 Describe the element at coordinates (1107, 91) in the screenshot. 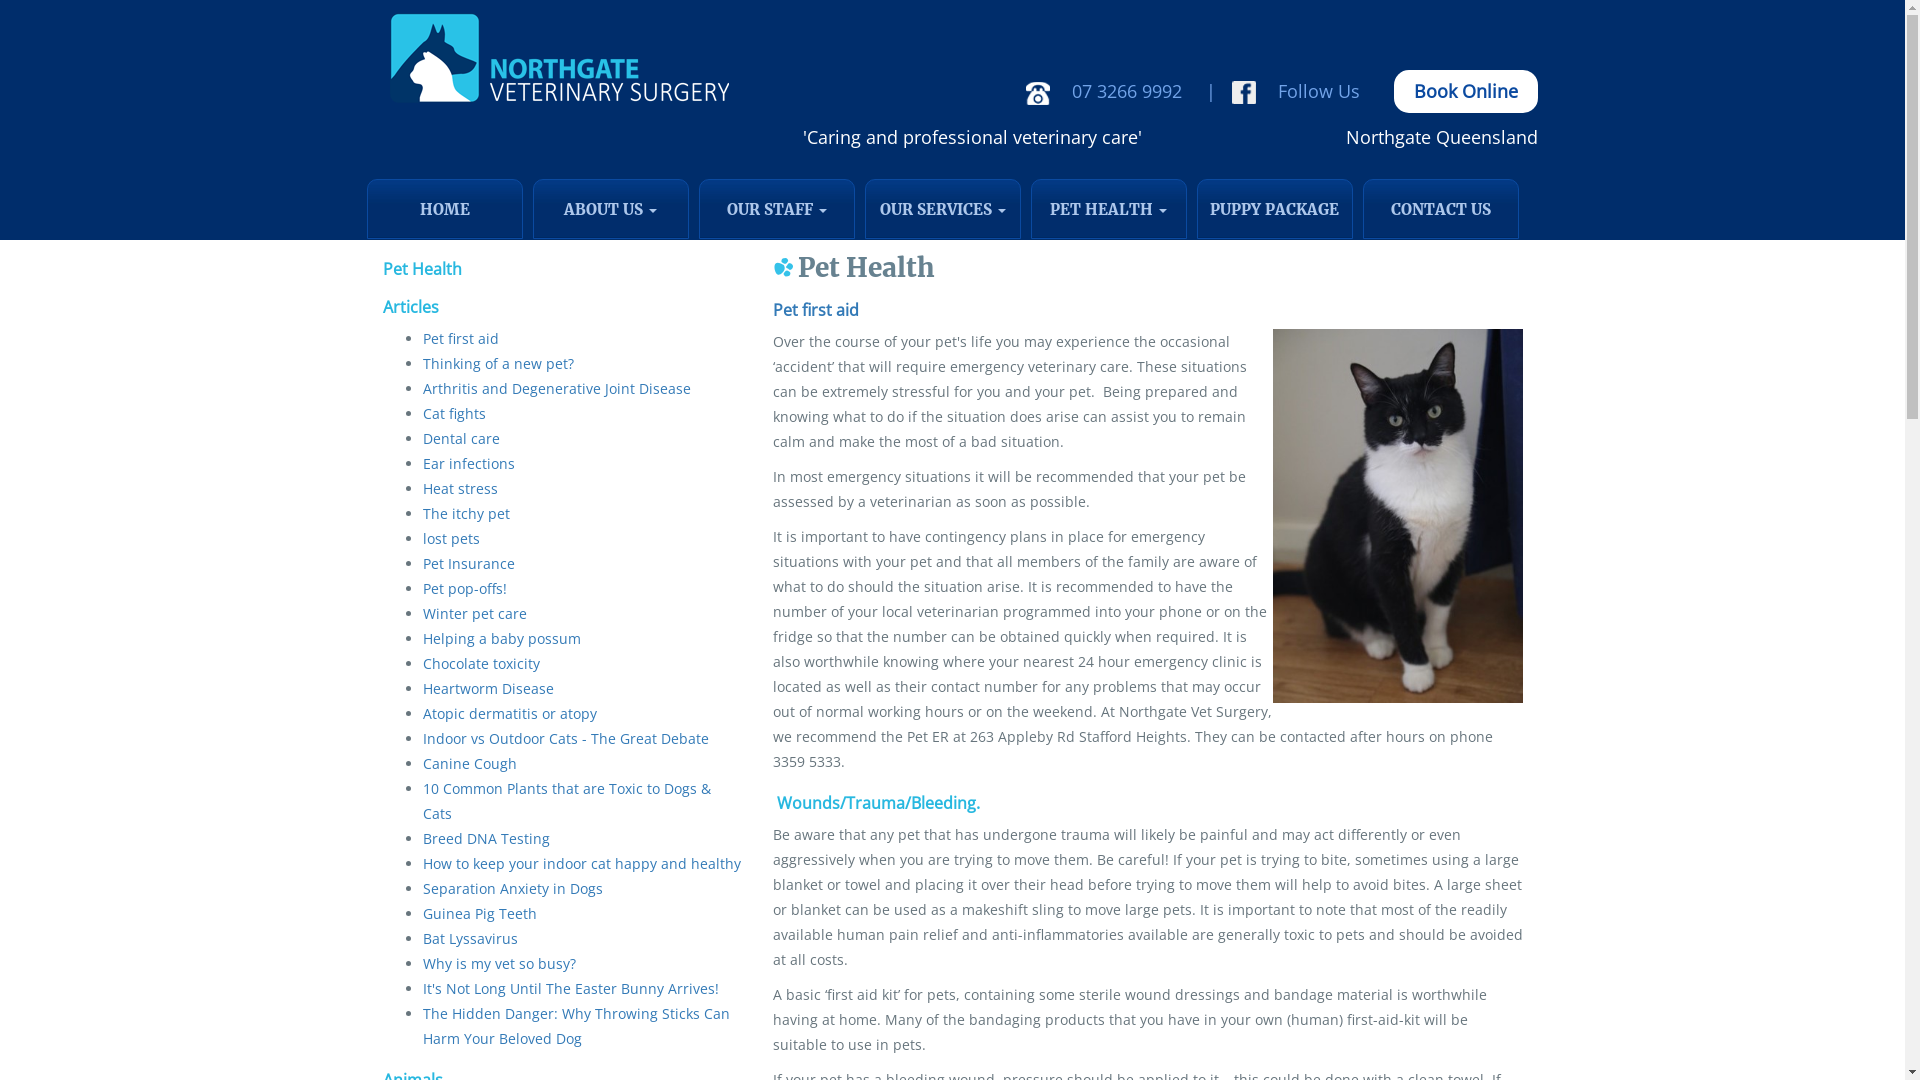

I see `'07 3266 9992'` at that location.